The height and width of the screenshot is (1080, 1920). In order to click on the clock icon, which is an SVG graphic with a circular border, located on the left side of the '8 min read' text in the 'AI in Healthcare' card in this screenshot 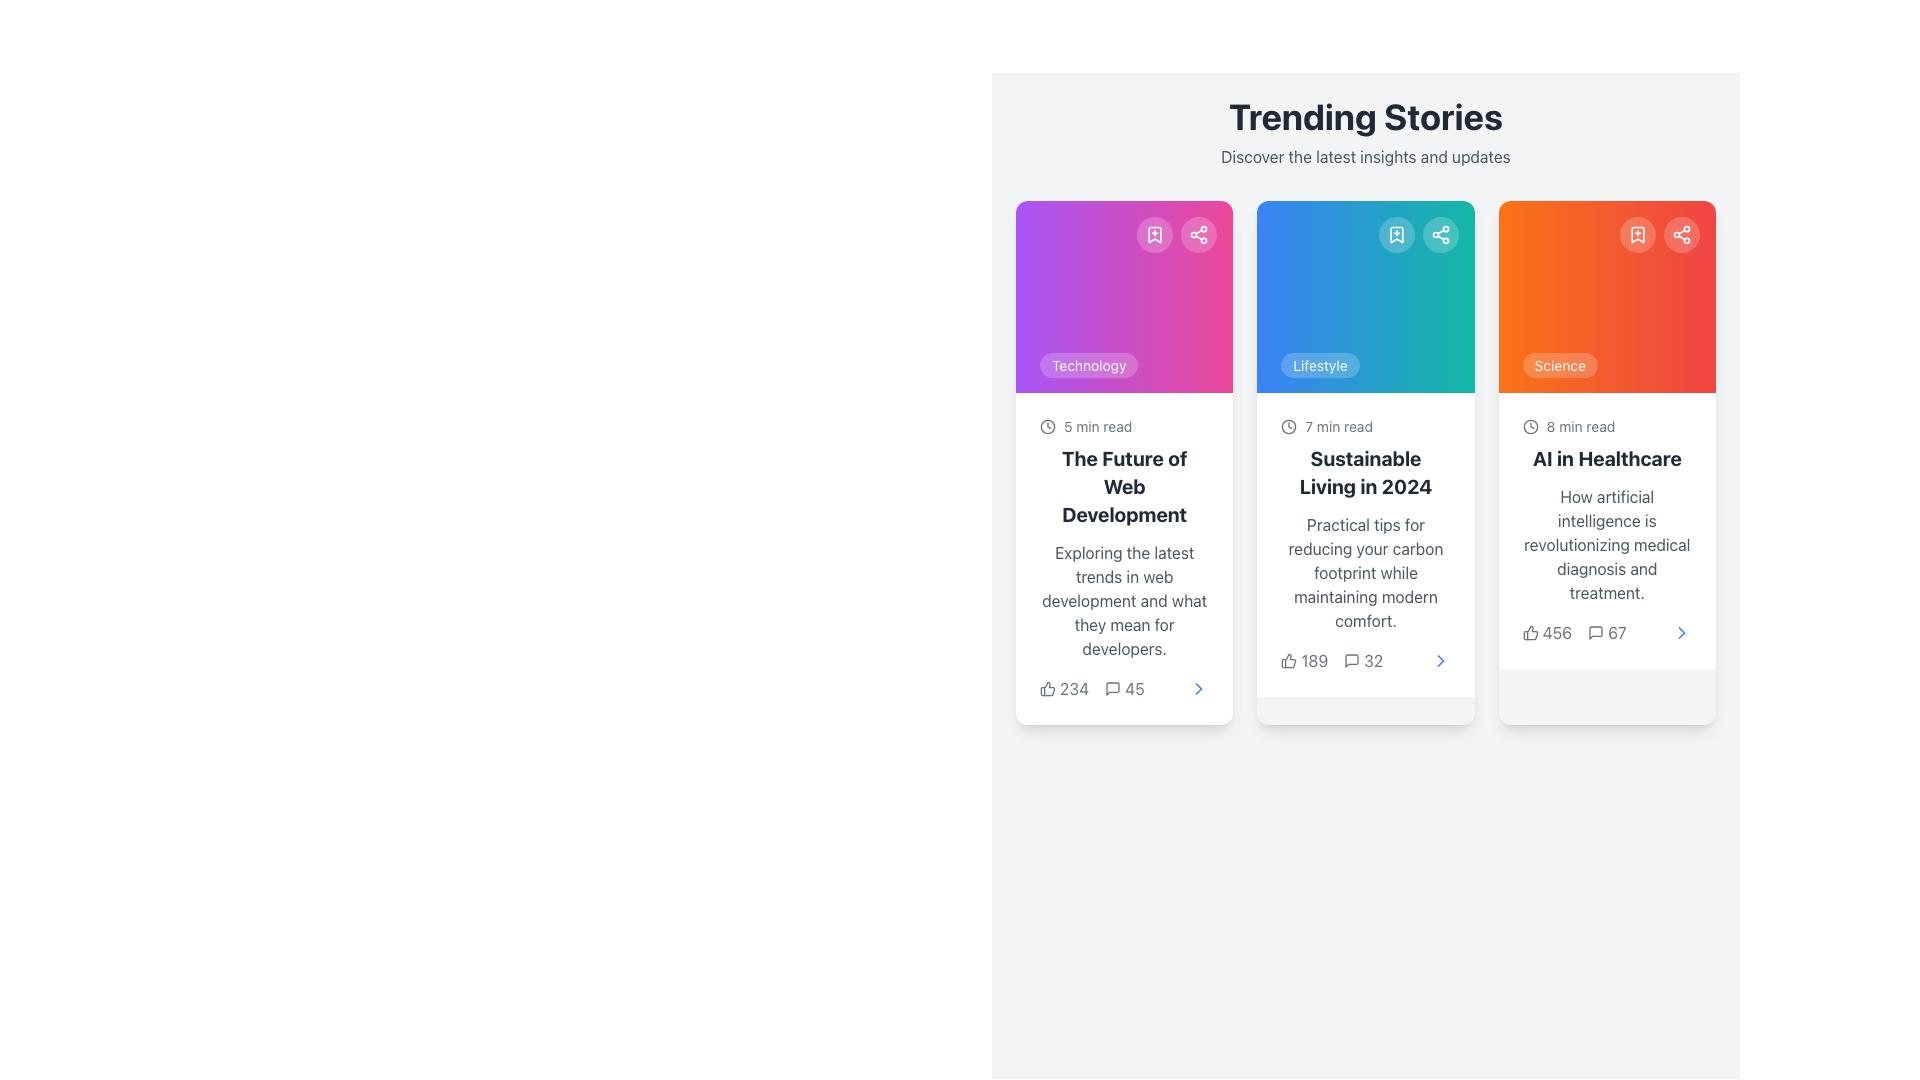, I will do `click(1529, 426)`.